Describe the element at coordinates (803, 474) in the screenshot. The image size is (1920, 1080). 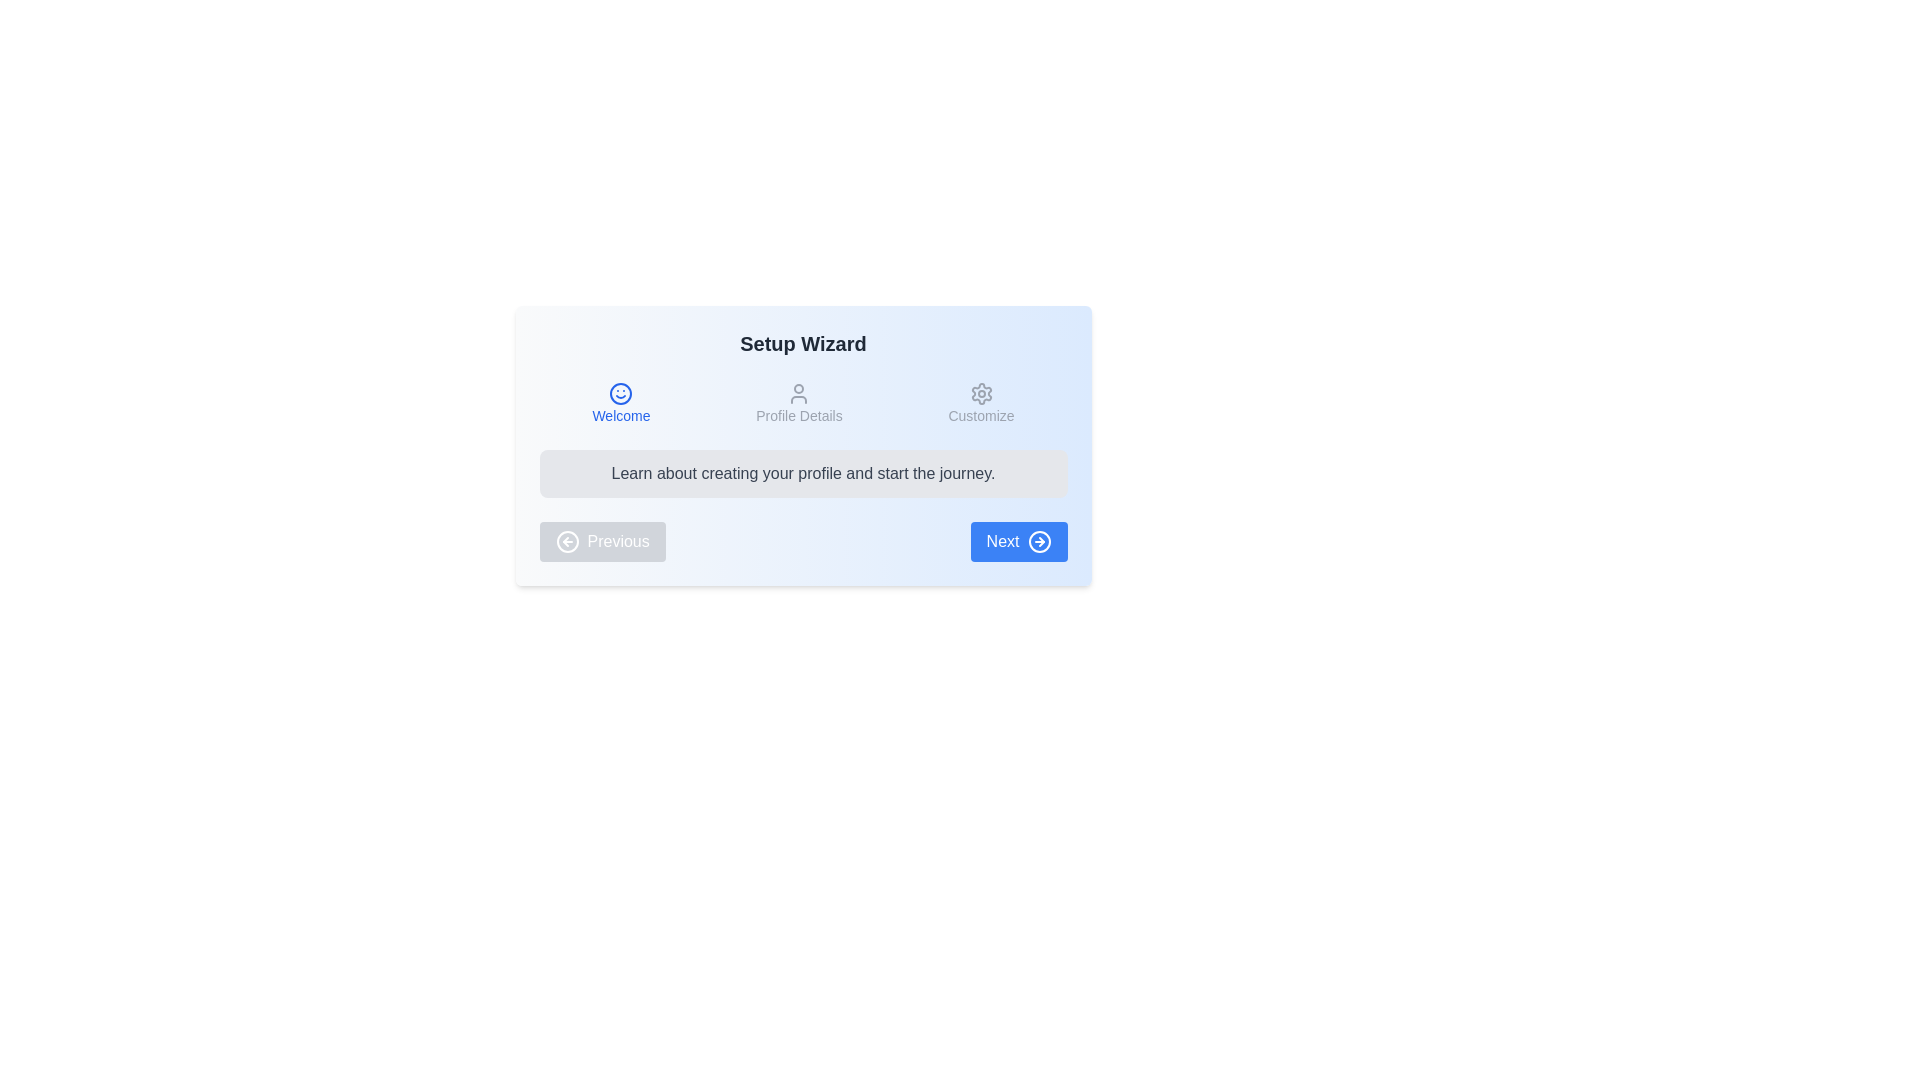
I see `the informational text label that provides guidance in the setup wizard, positioned below the 'Welcome' header and above the navigation buttons` at that location.